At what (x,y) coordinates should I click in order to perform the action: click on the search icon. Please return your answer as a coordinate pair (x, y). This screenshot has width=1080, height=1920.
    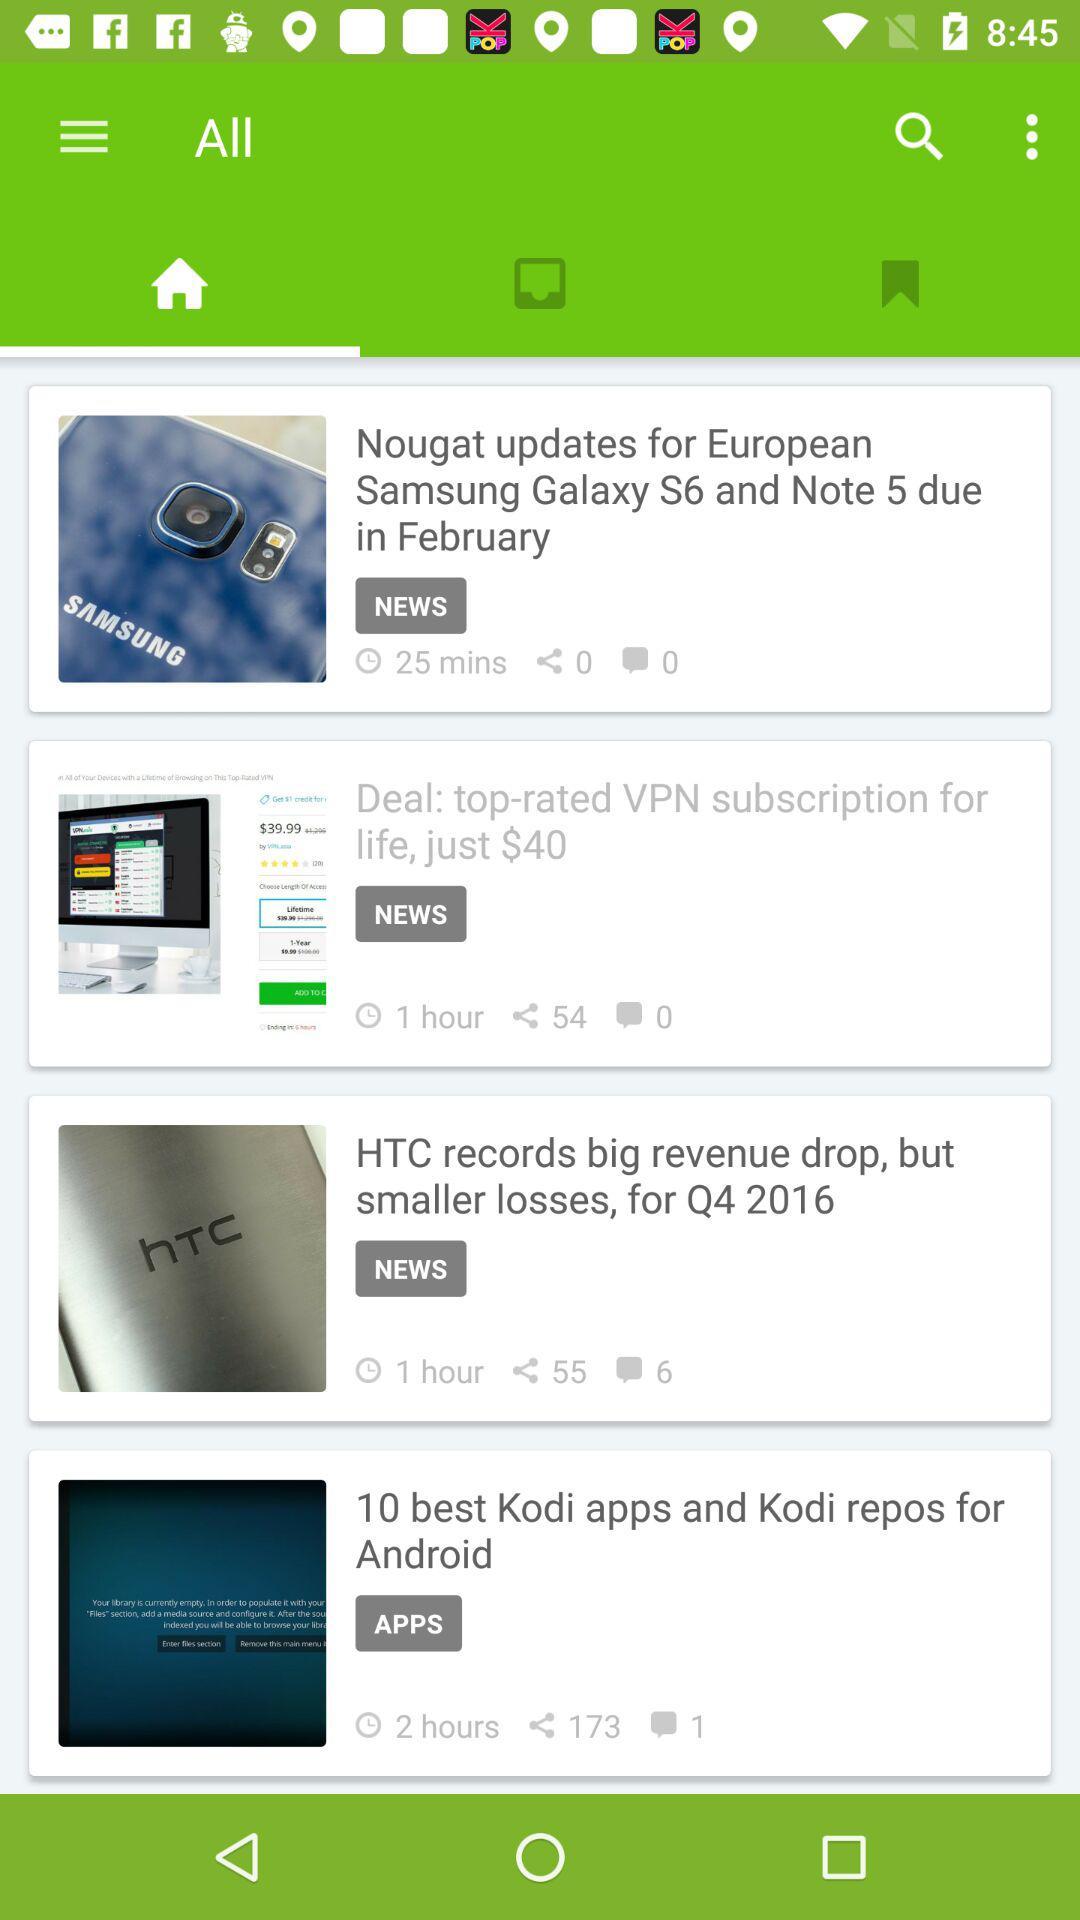
    Looking at the image, I should click on (919, 135).